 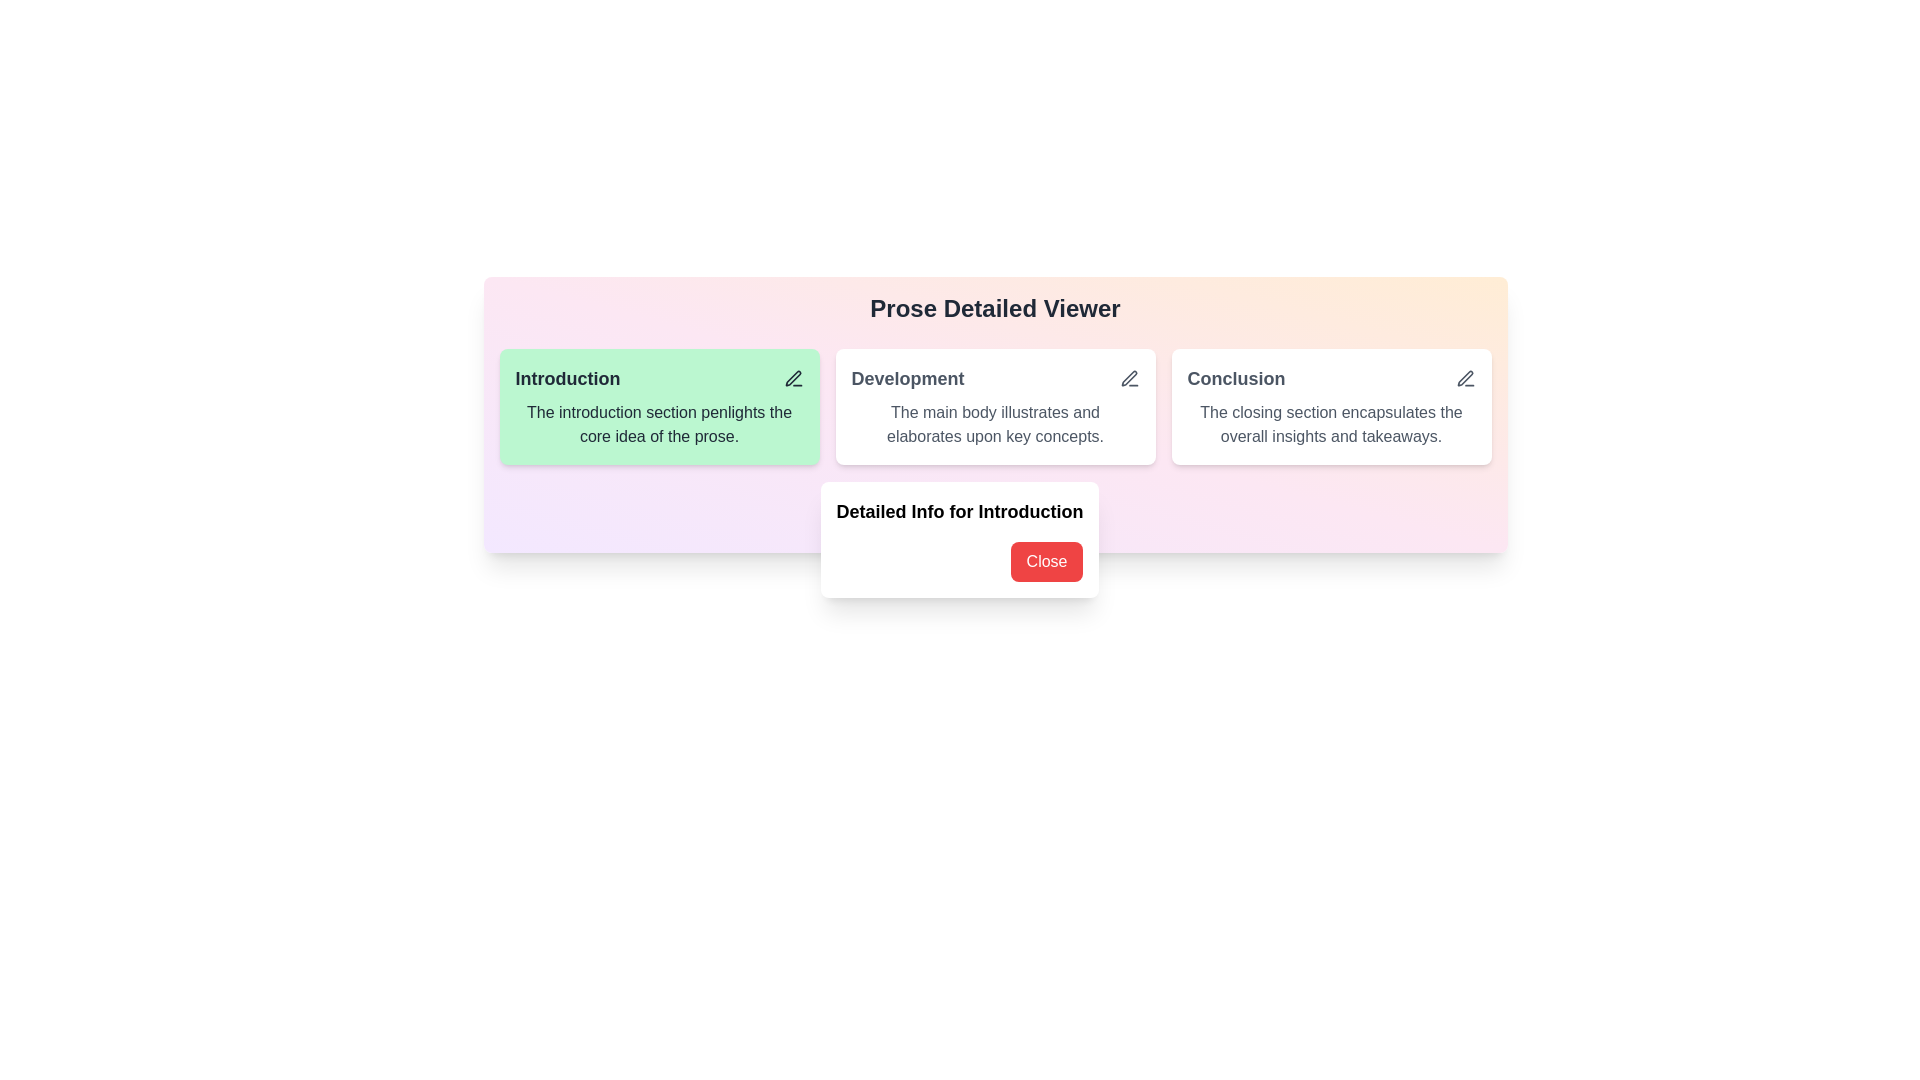 I want to click on the pen icon located at the top-right corner of the 'Conclusion' section, so click(x=1465, y=378).